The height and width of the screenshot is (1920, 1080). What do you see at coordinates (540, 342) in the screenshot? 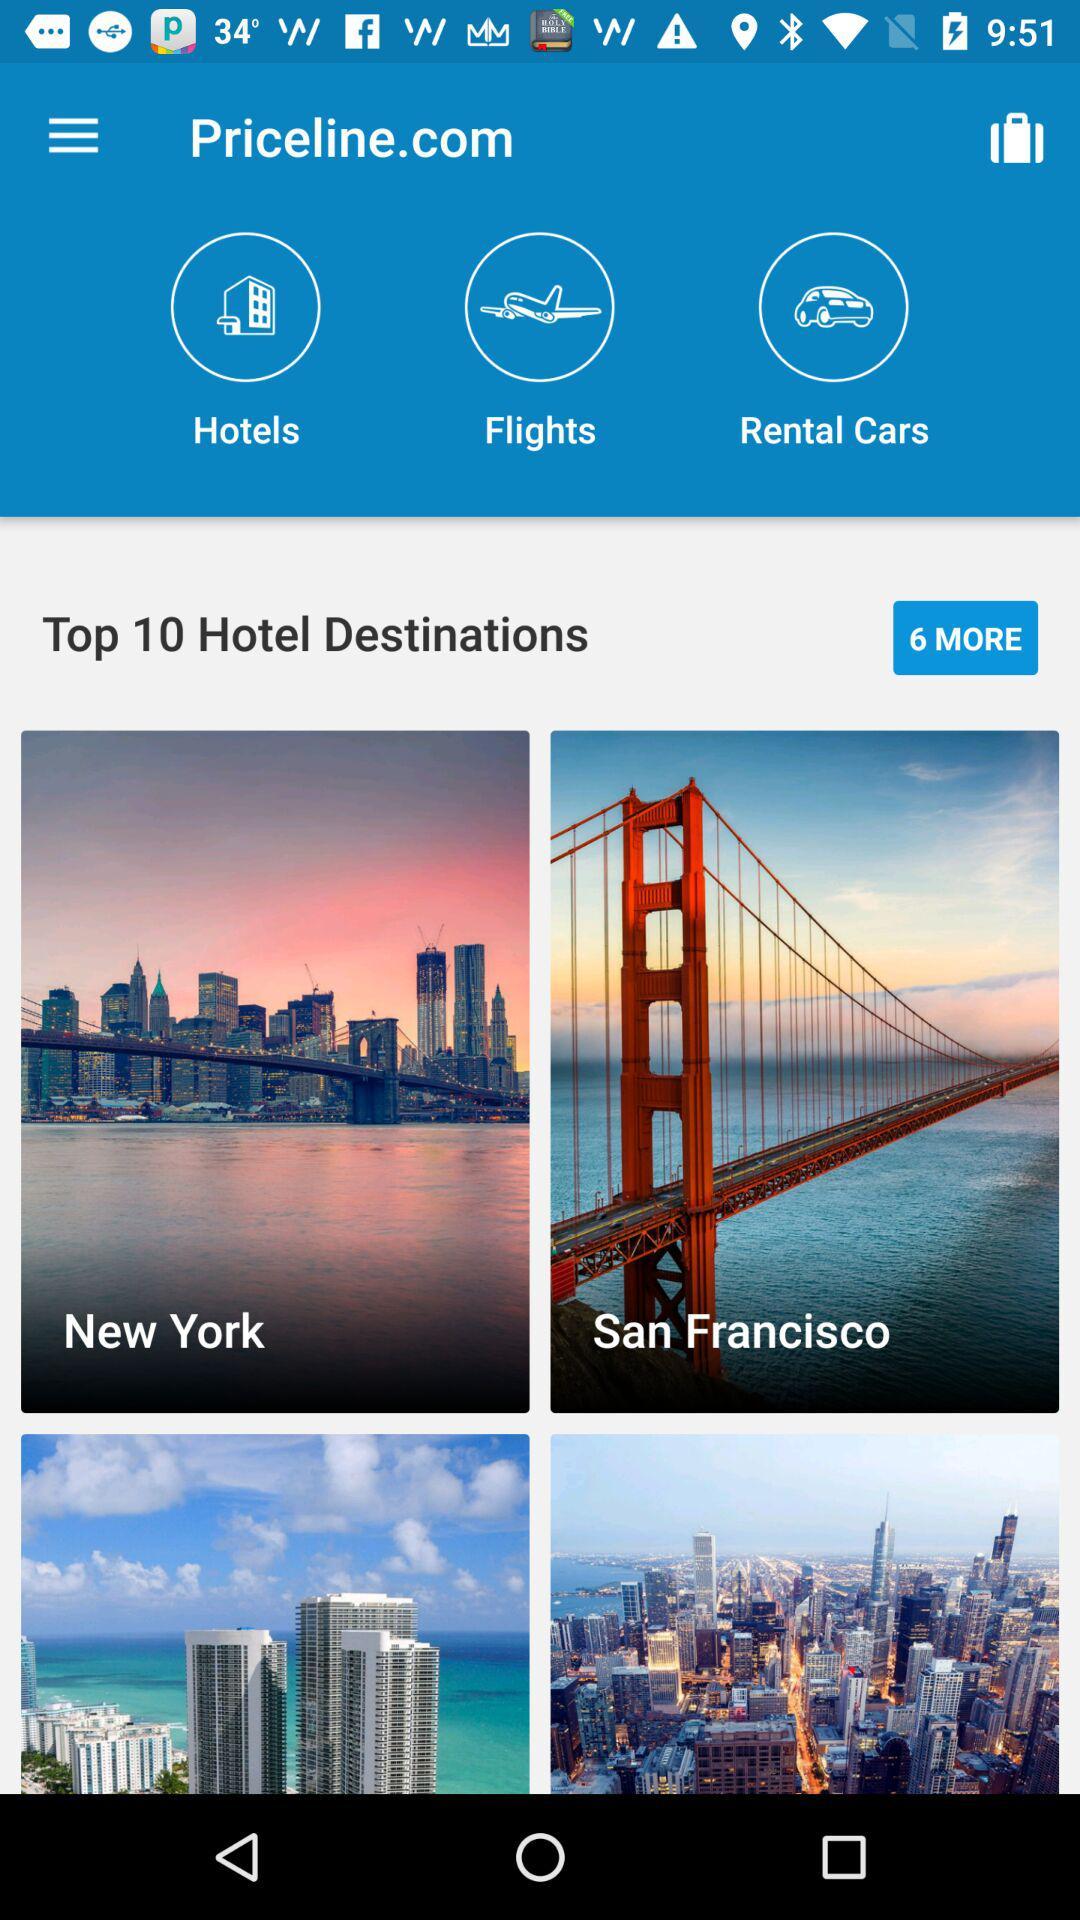
I see `the item next to the rental cars` at bounding box center [540, 342].